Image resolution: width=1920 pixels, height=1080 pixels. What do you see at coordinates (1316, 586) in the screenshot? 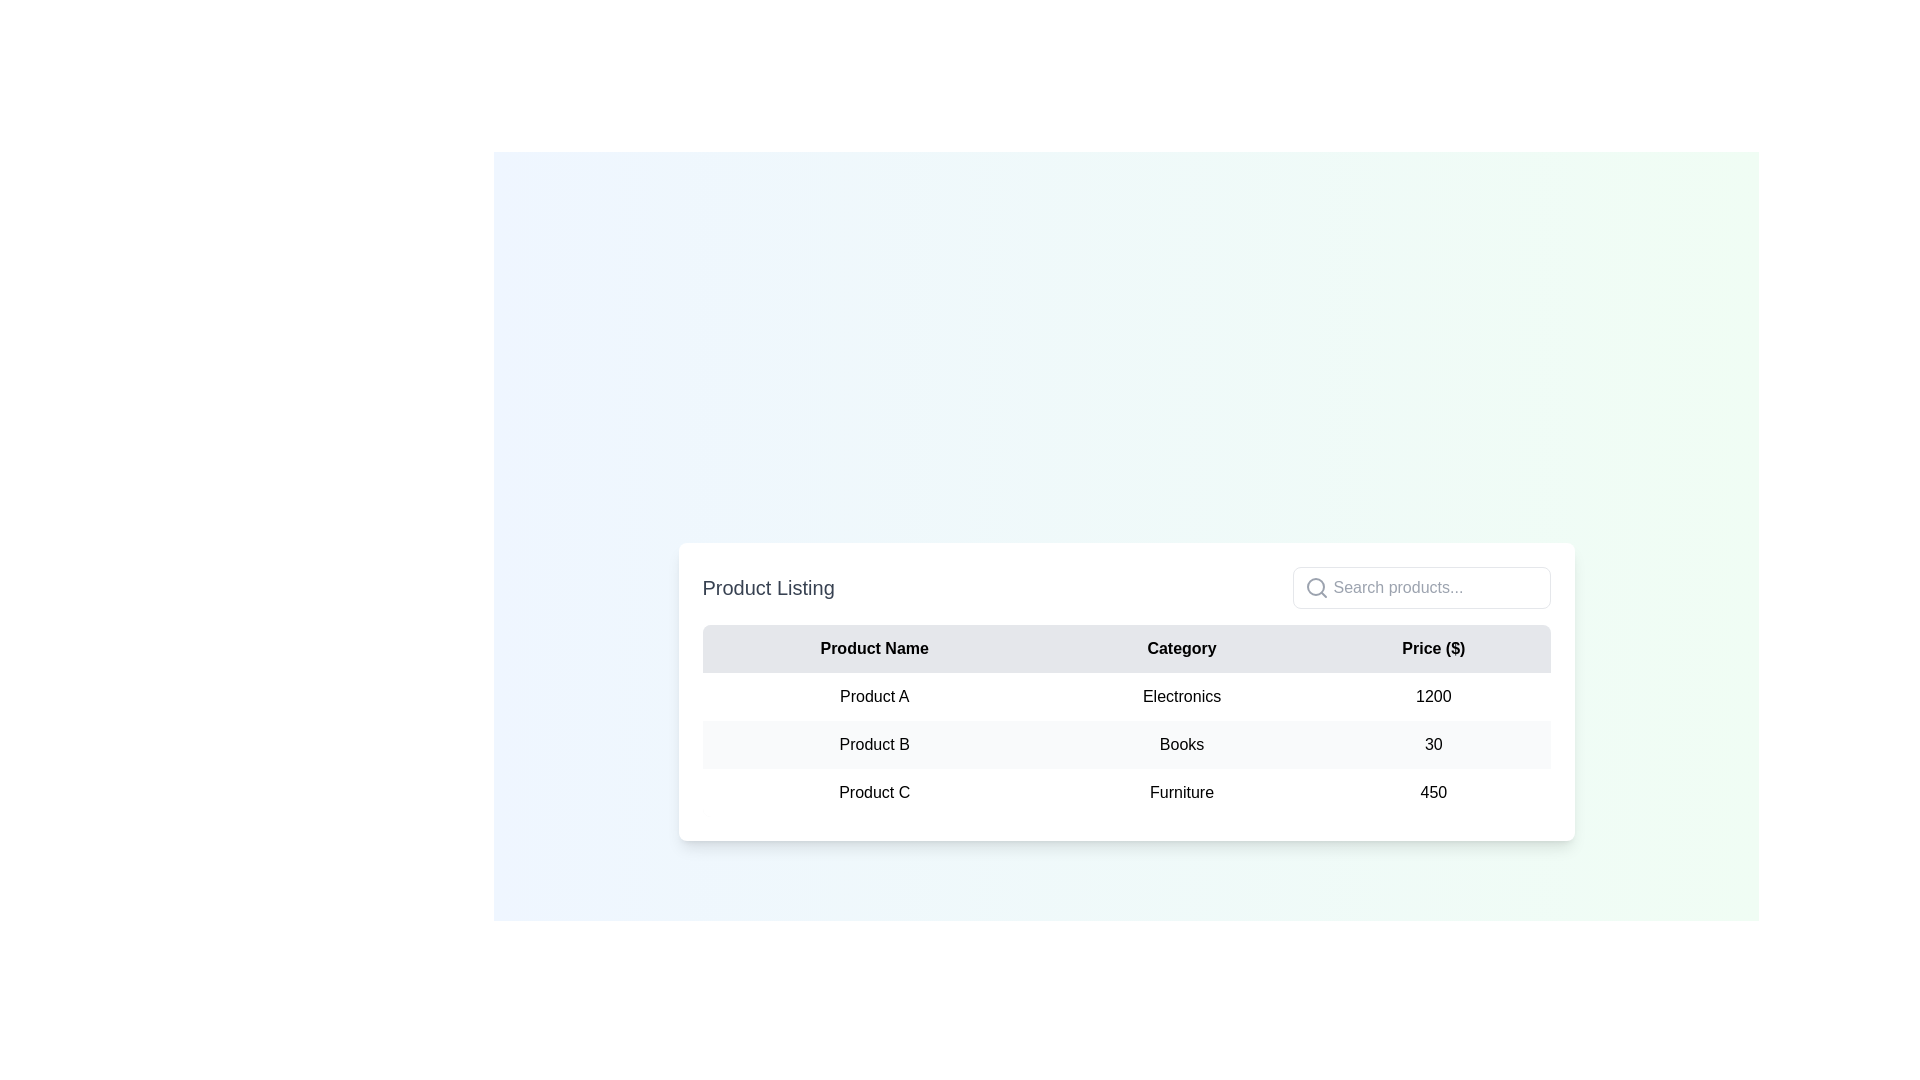
I see `the search icon located inside the input text field on the left side, which is positioned in the upper-right part of the interface, adjacent to the 'Product Listing' table` at bounding box center [1316, 586].